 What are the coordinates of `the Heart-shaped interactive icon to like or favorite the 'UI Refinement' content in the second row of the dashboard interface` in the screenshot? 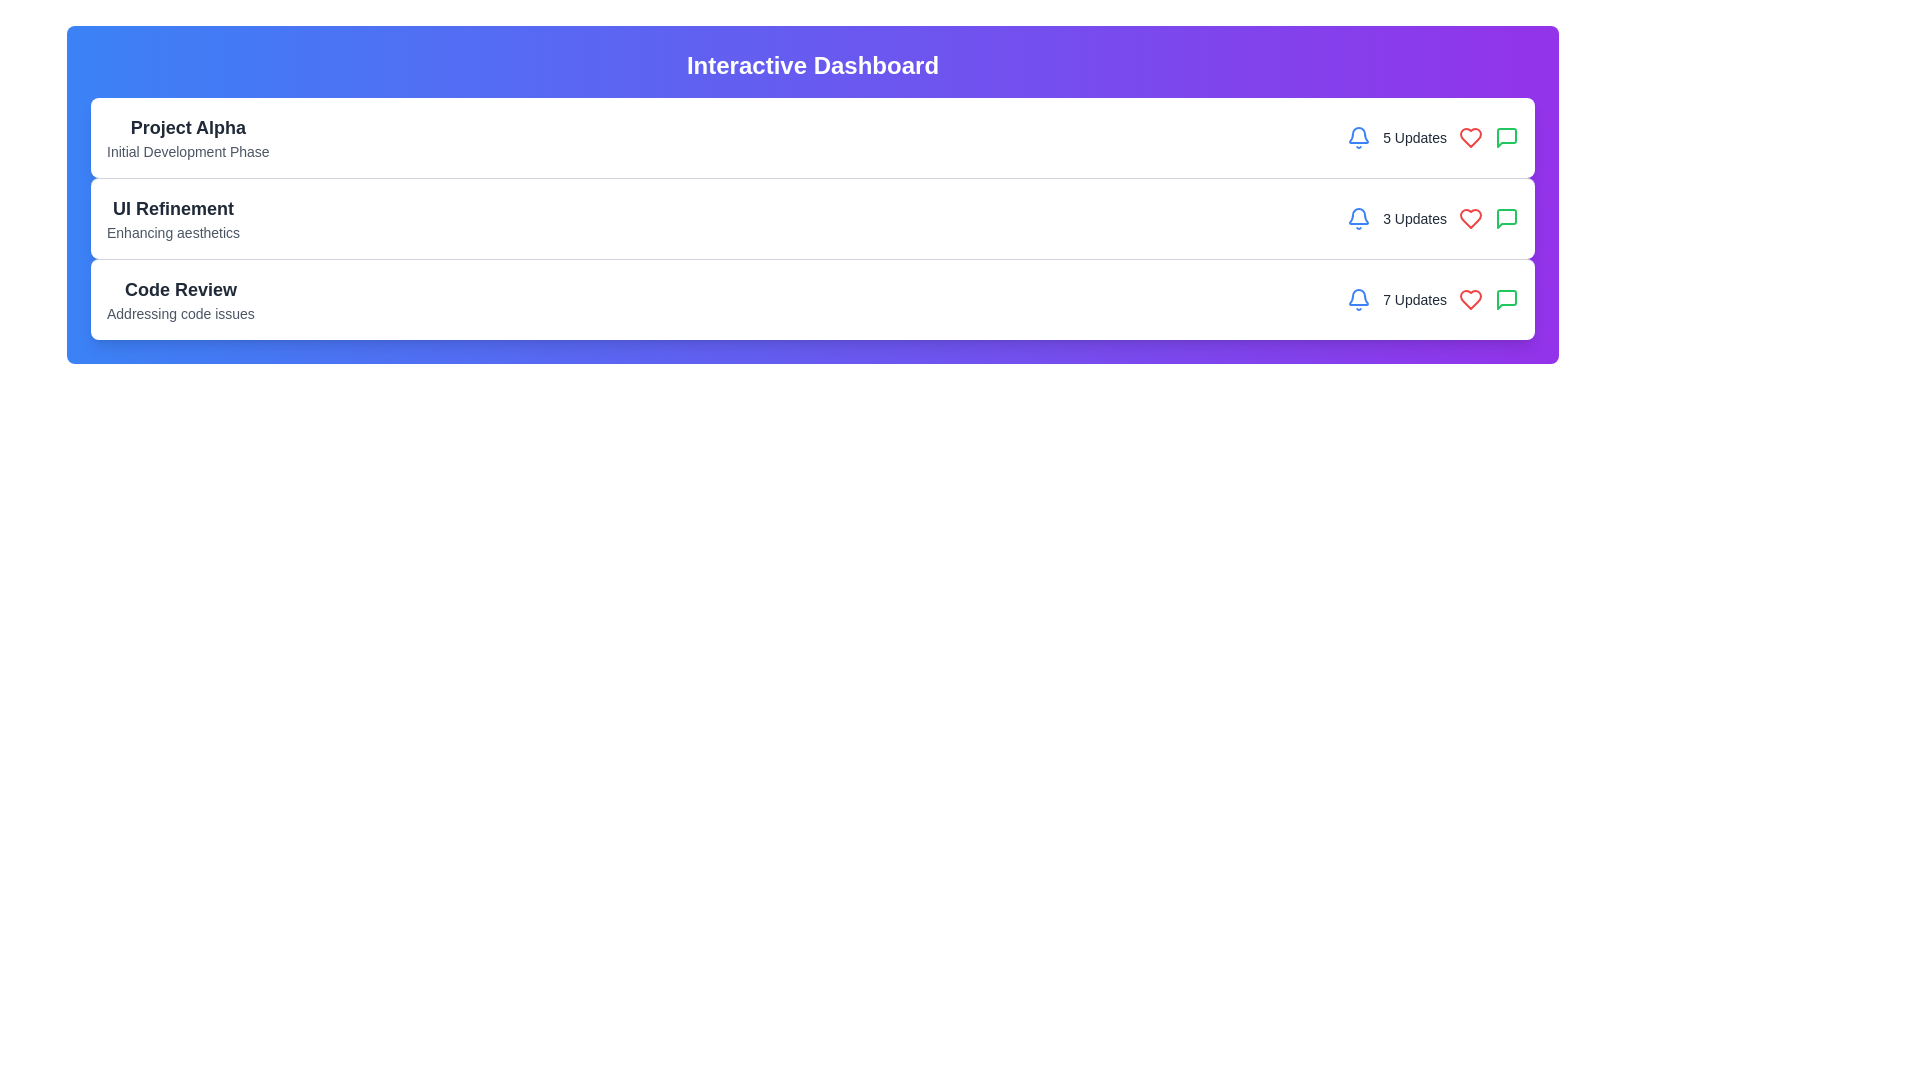 It's located at (1470, 219).